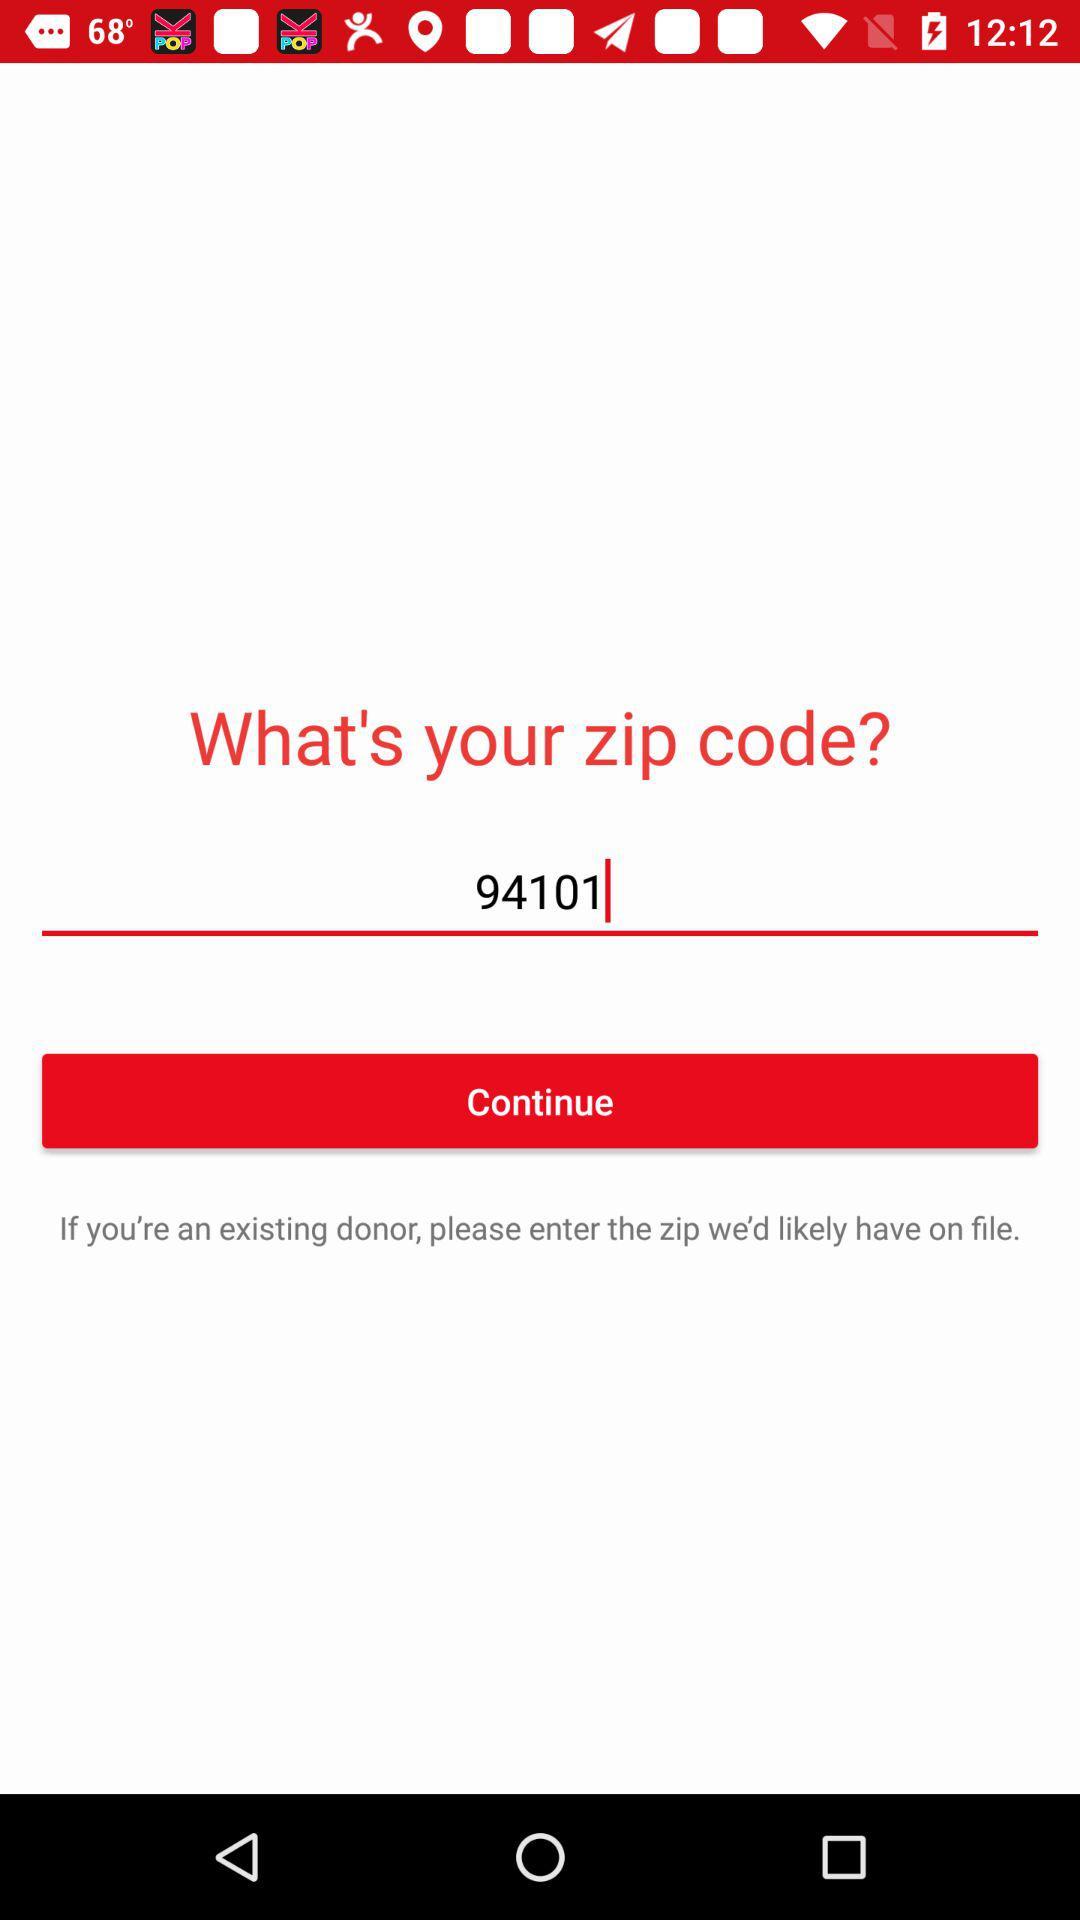 This screenshot has height=1920, width=1080. I want to click on item below 94101 item, so click(540, 1099).